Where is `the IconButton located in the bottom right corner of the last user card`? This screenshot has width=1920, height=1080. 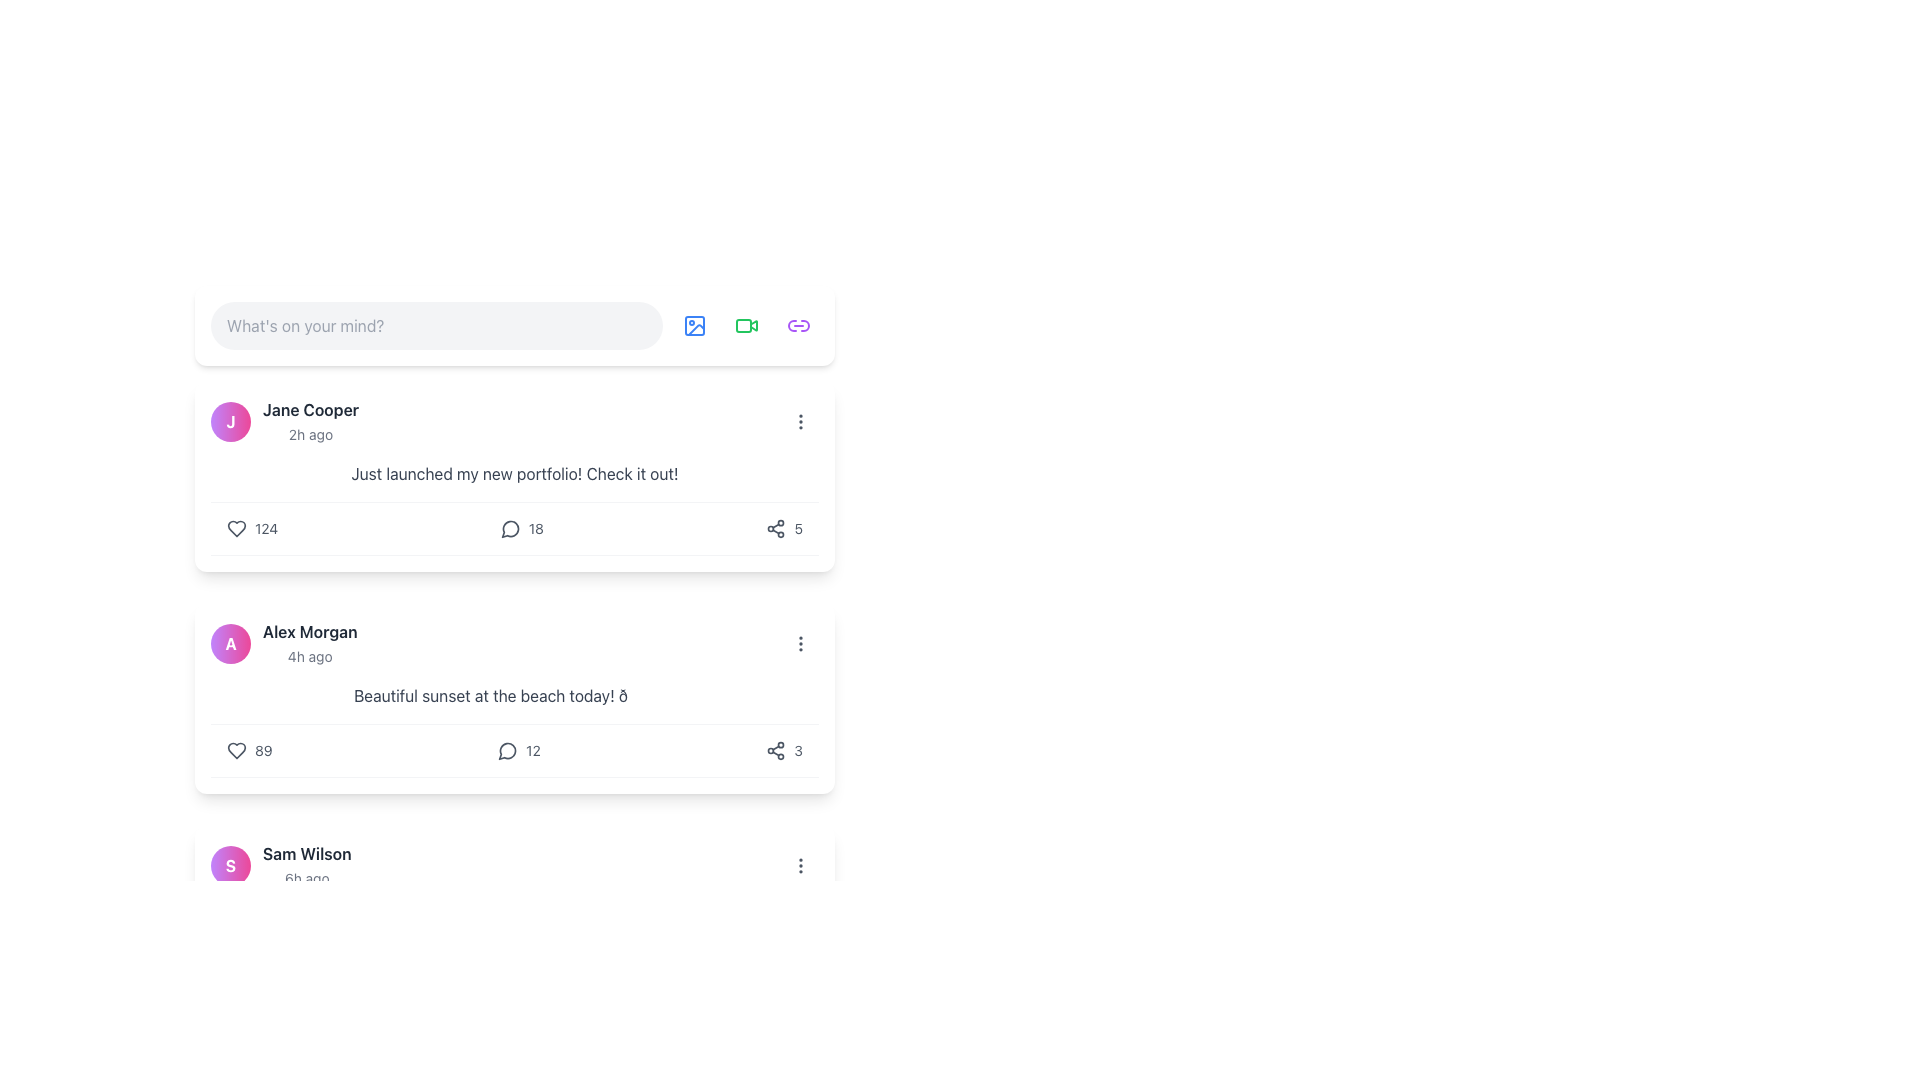
the IconButton located in the bottom right corner of the last user card is located at coordinates (801, 865).